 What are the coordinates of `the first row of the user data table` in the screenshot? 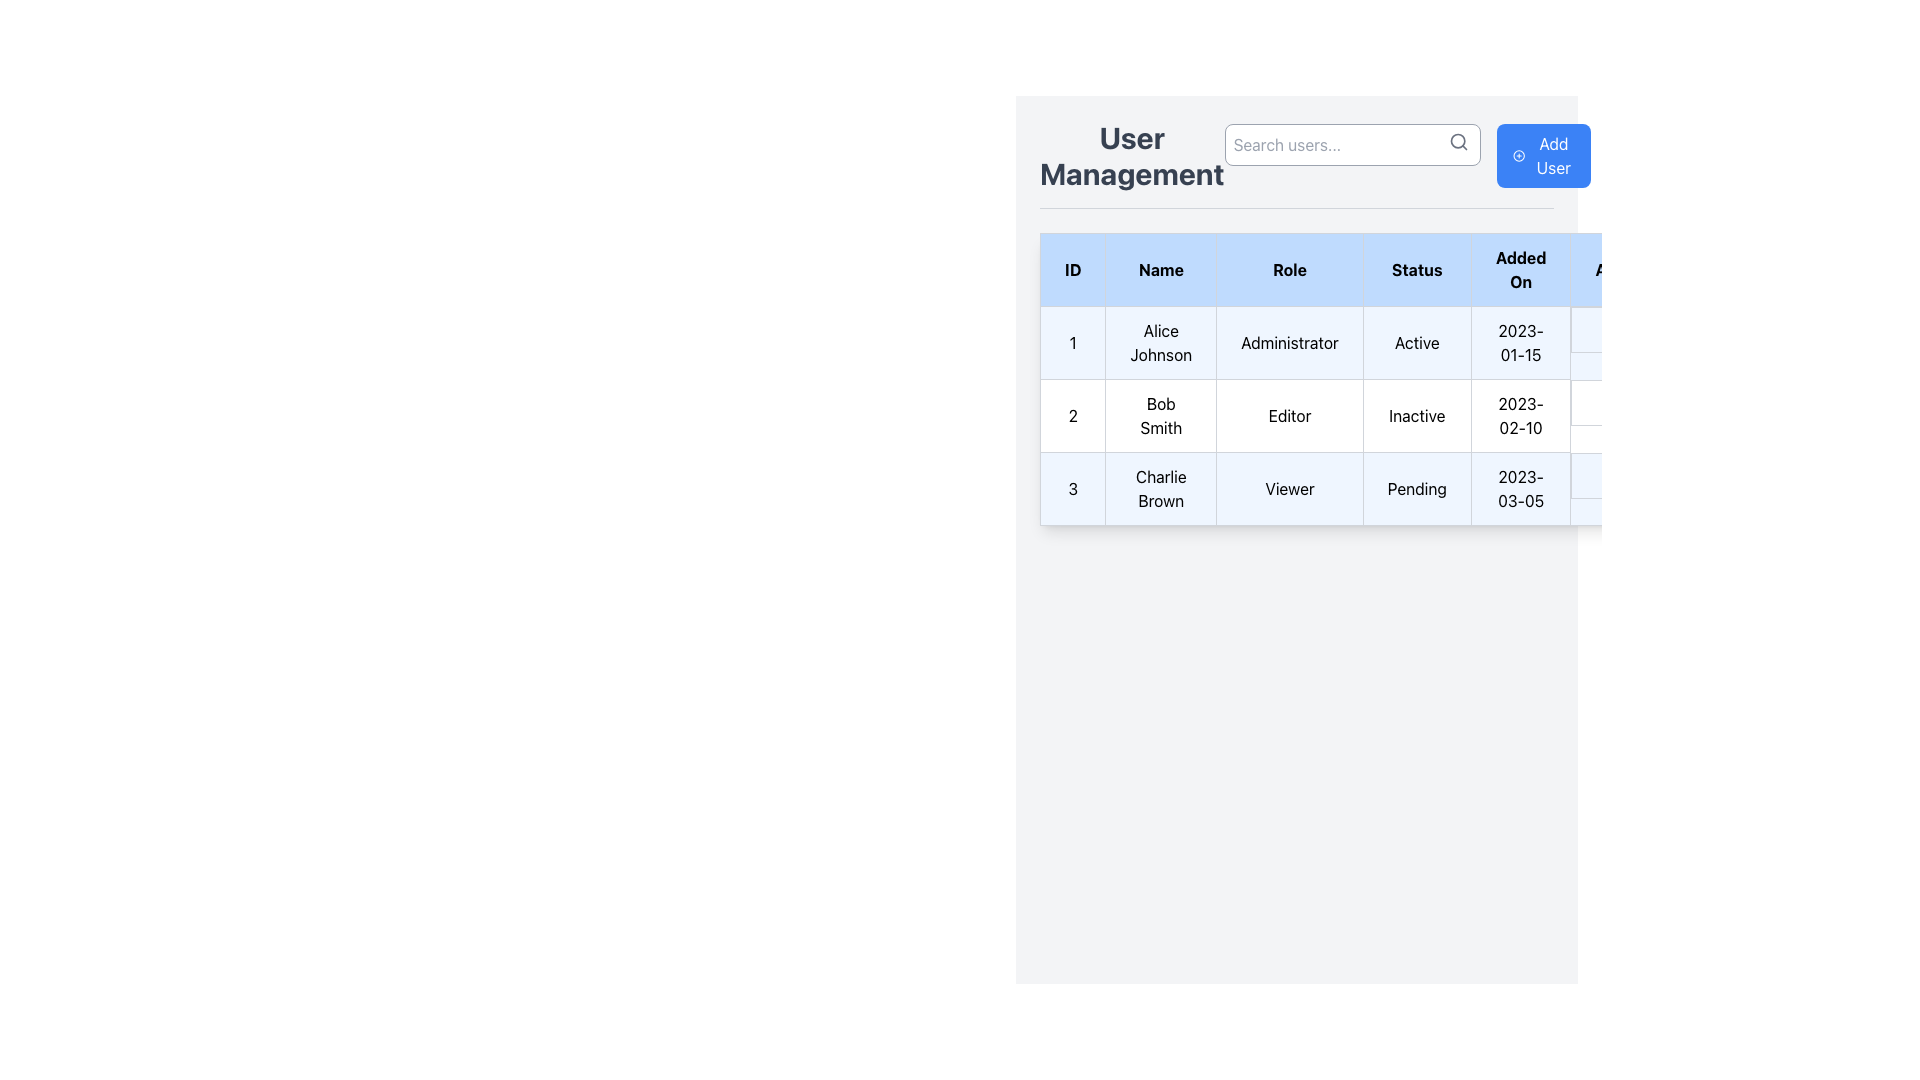 It's located at (1358, 342).